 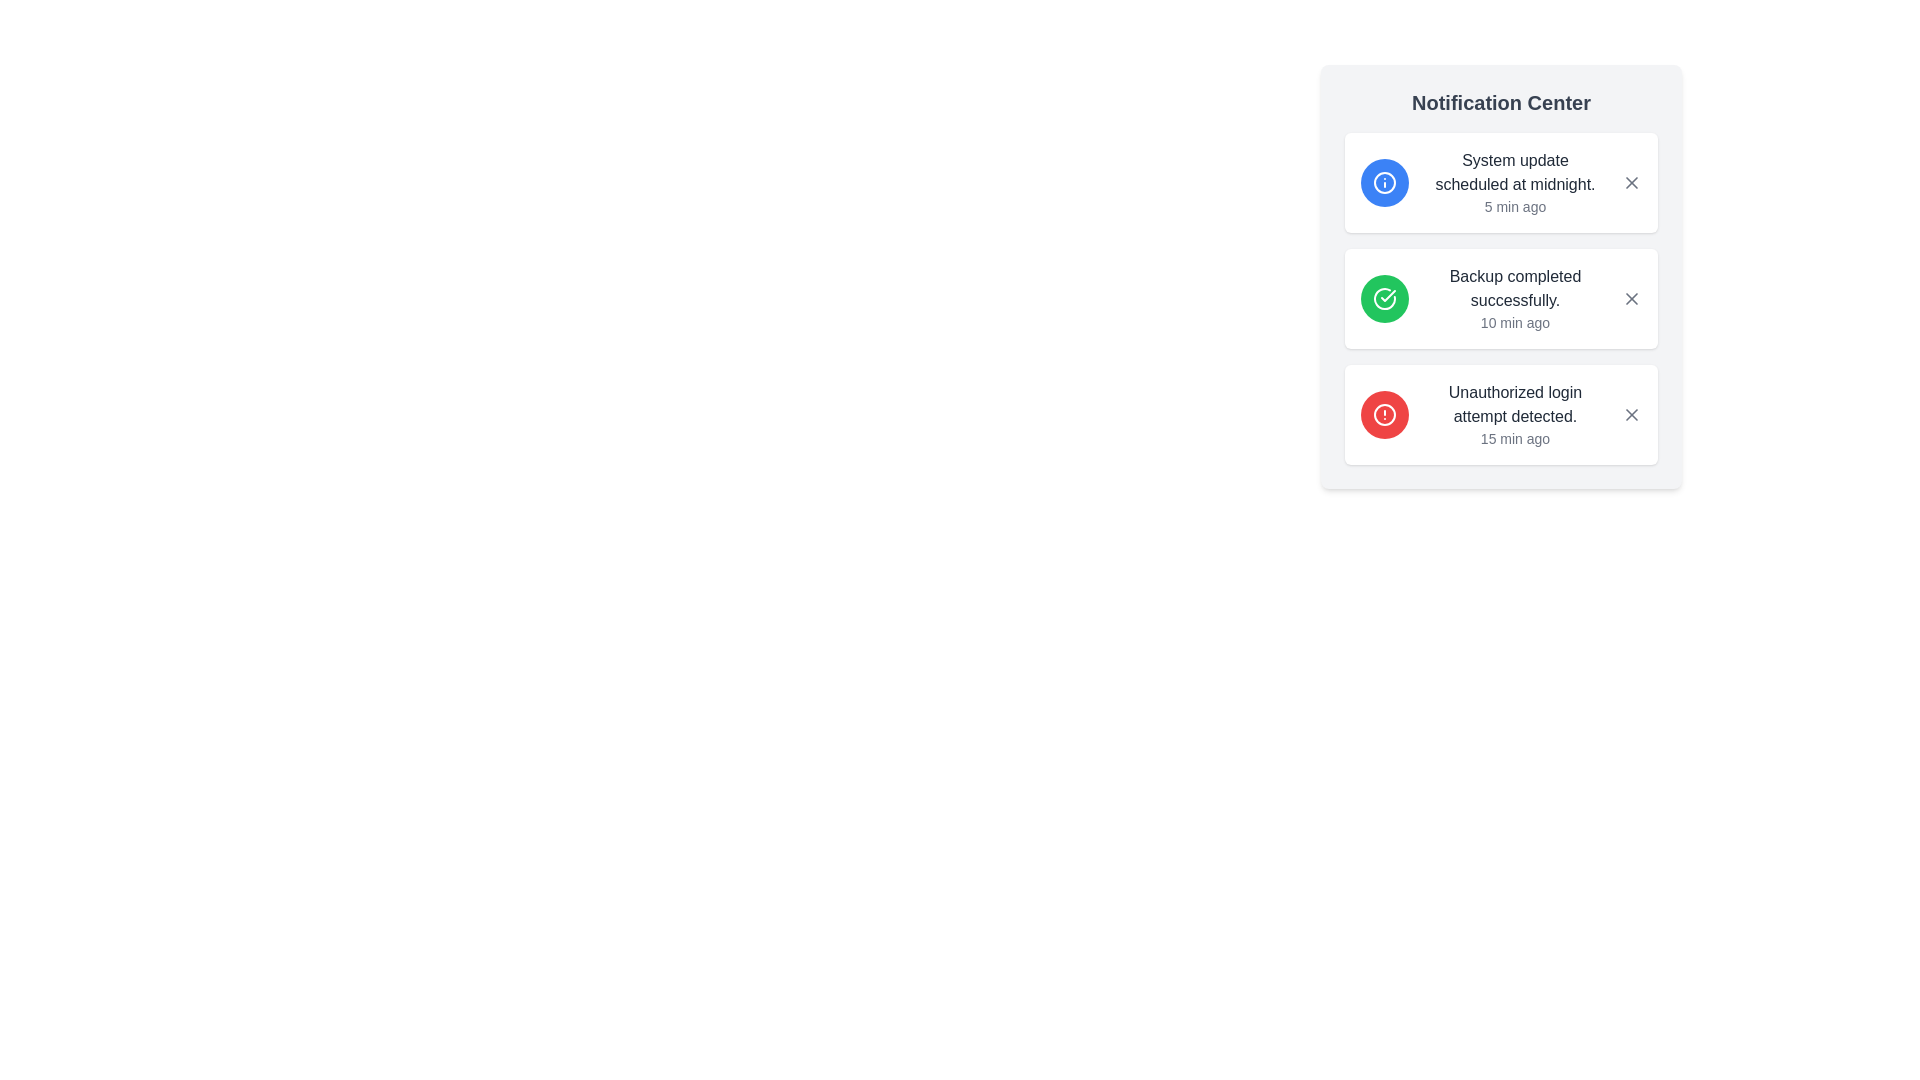 I want to click on the Timestamp label that shows the elapsed time since the 'Unauthorized login attempt detected.' notification event. This element is located in the bottom-right corner of the notification entry and is purely informative, so click(x=1515, y=438).